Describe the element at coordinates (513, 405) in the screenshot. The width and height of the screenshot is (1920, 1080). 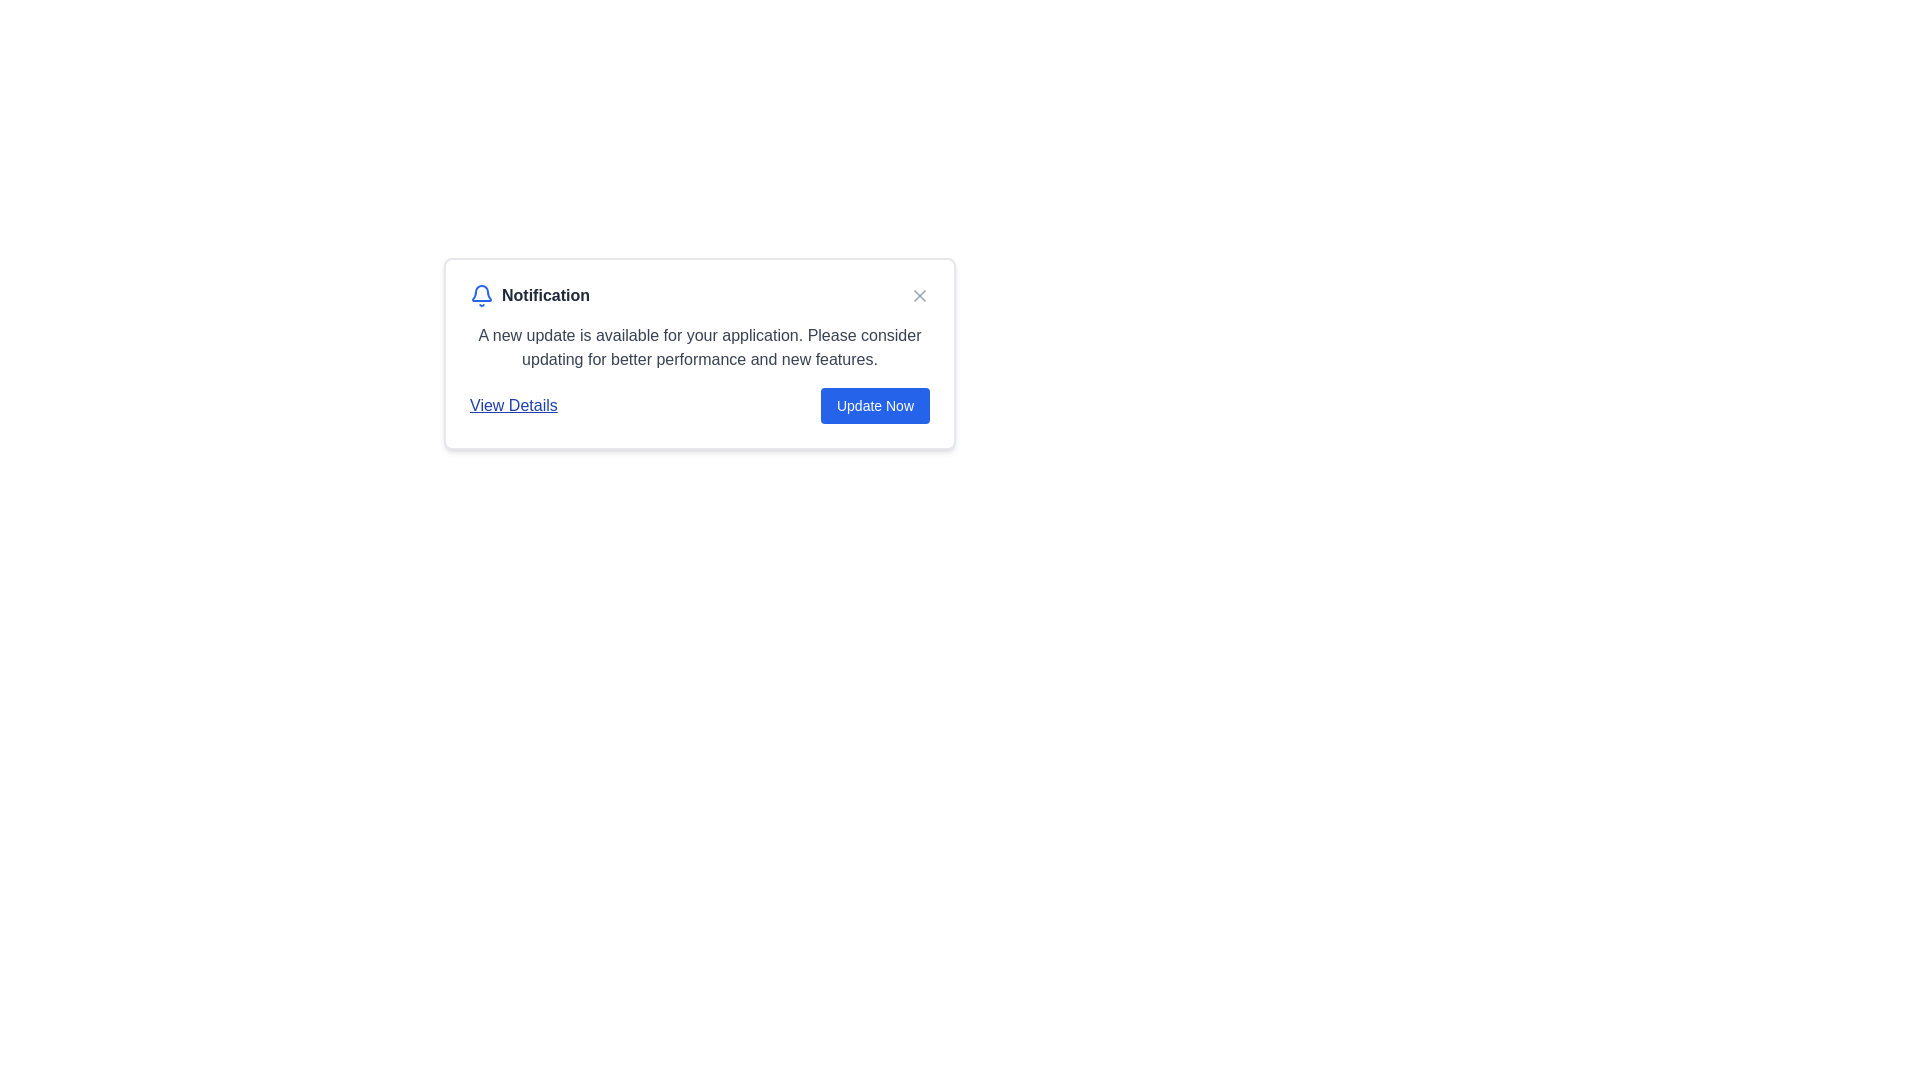
I see `the 'View Details' hyperlink styled with a blue font color and underline effect, located at the bottom-left corner of the notification card` at that location.